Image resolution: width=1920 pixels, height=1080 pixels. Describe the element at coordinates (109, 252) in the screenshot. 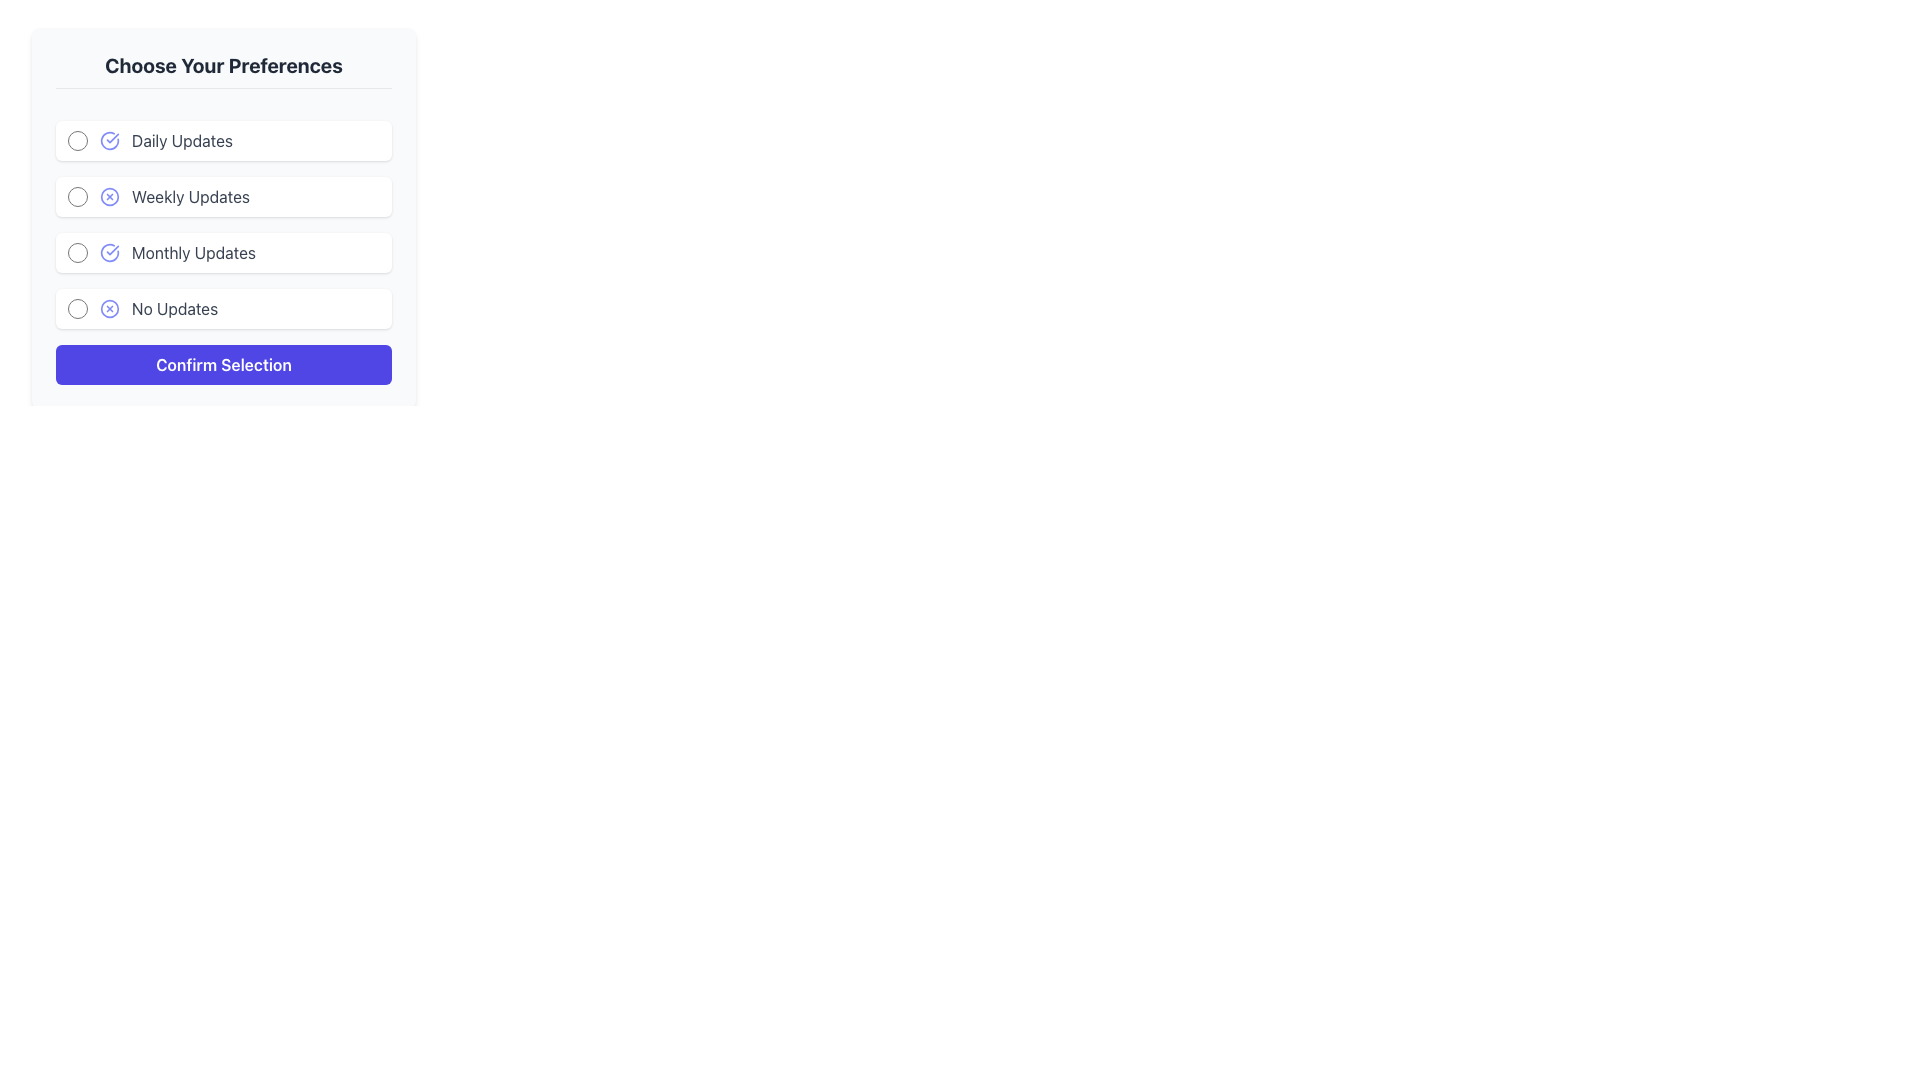

I see `the upper part of the circular icon in the SVG, which is located to the left of the text 'Monthly Updates'` at that location.